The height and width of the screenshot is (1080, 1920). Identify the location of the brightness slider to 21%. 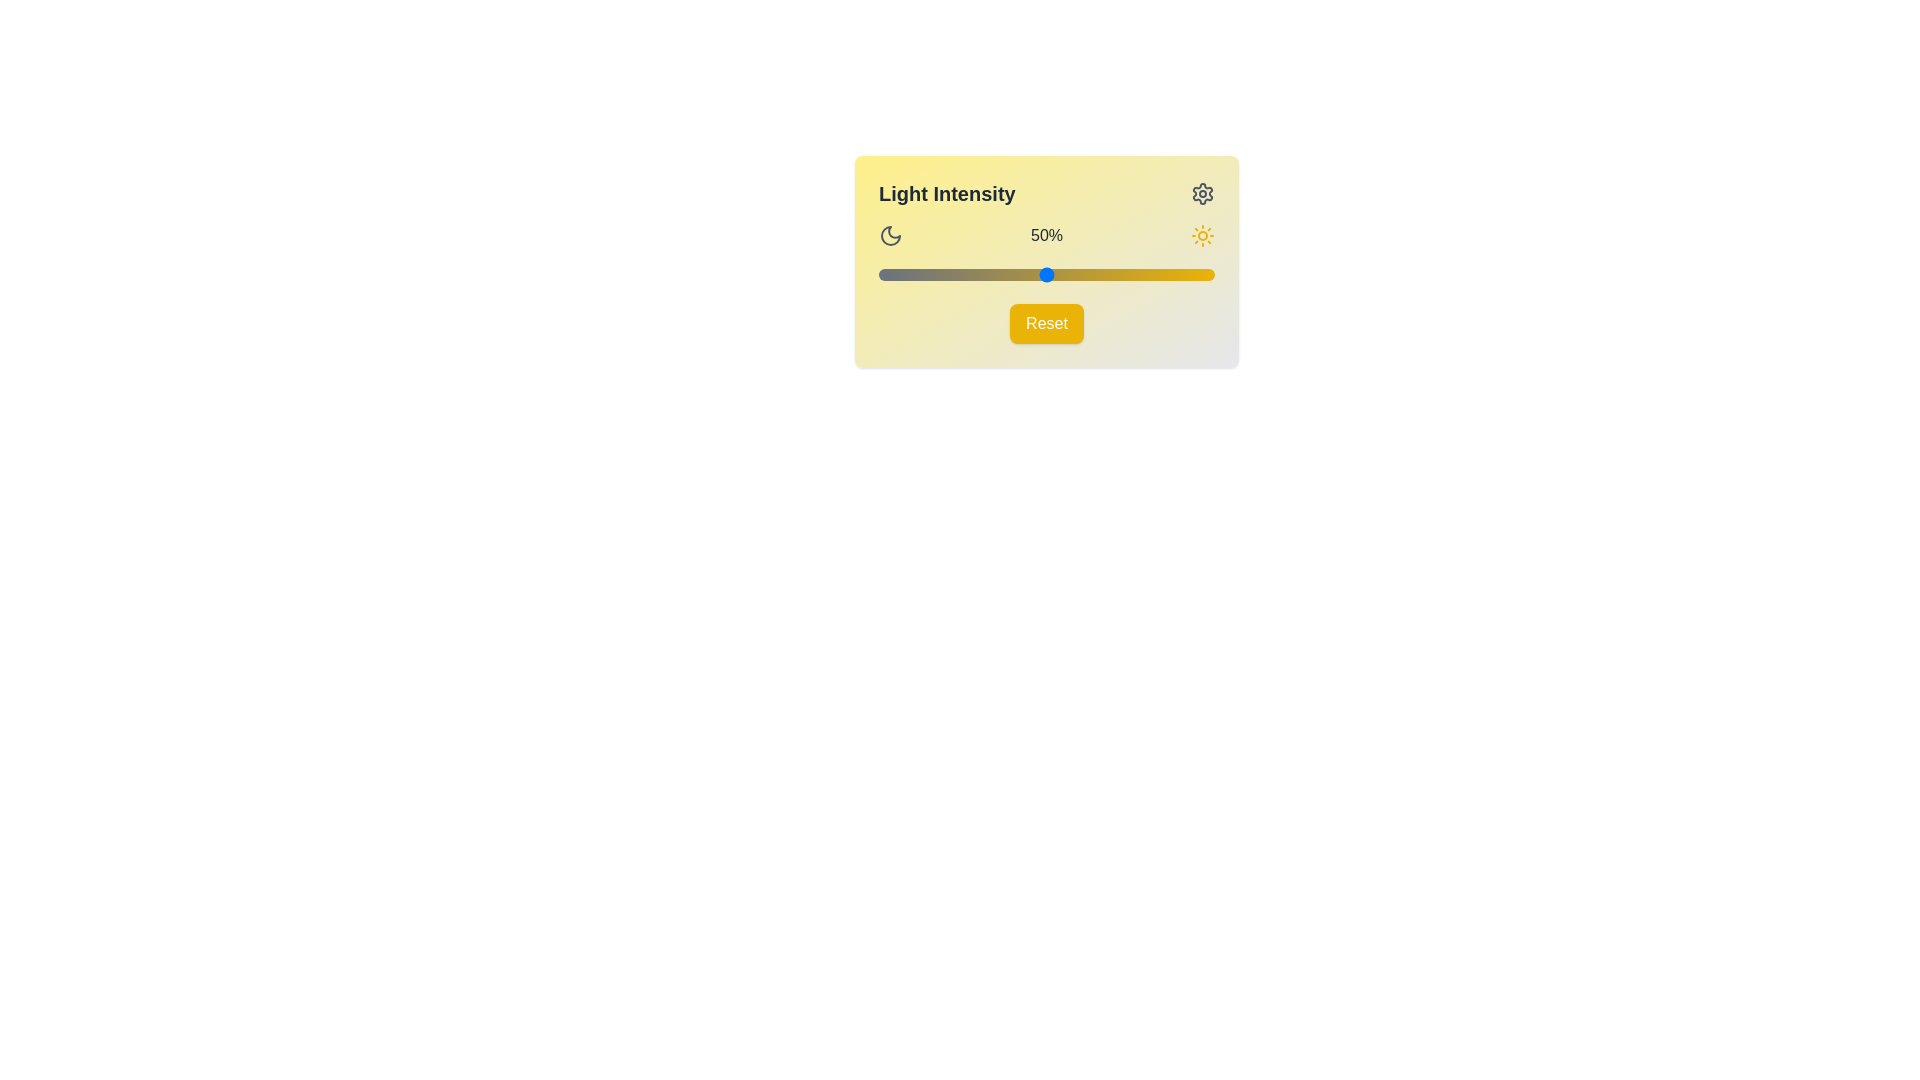
(948, 274).